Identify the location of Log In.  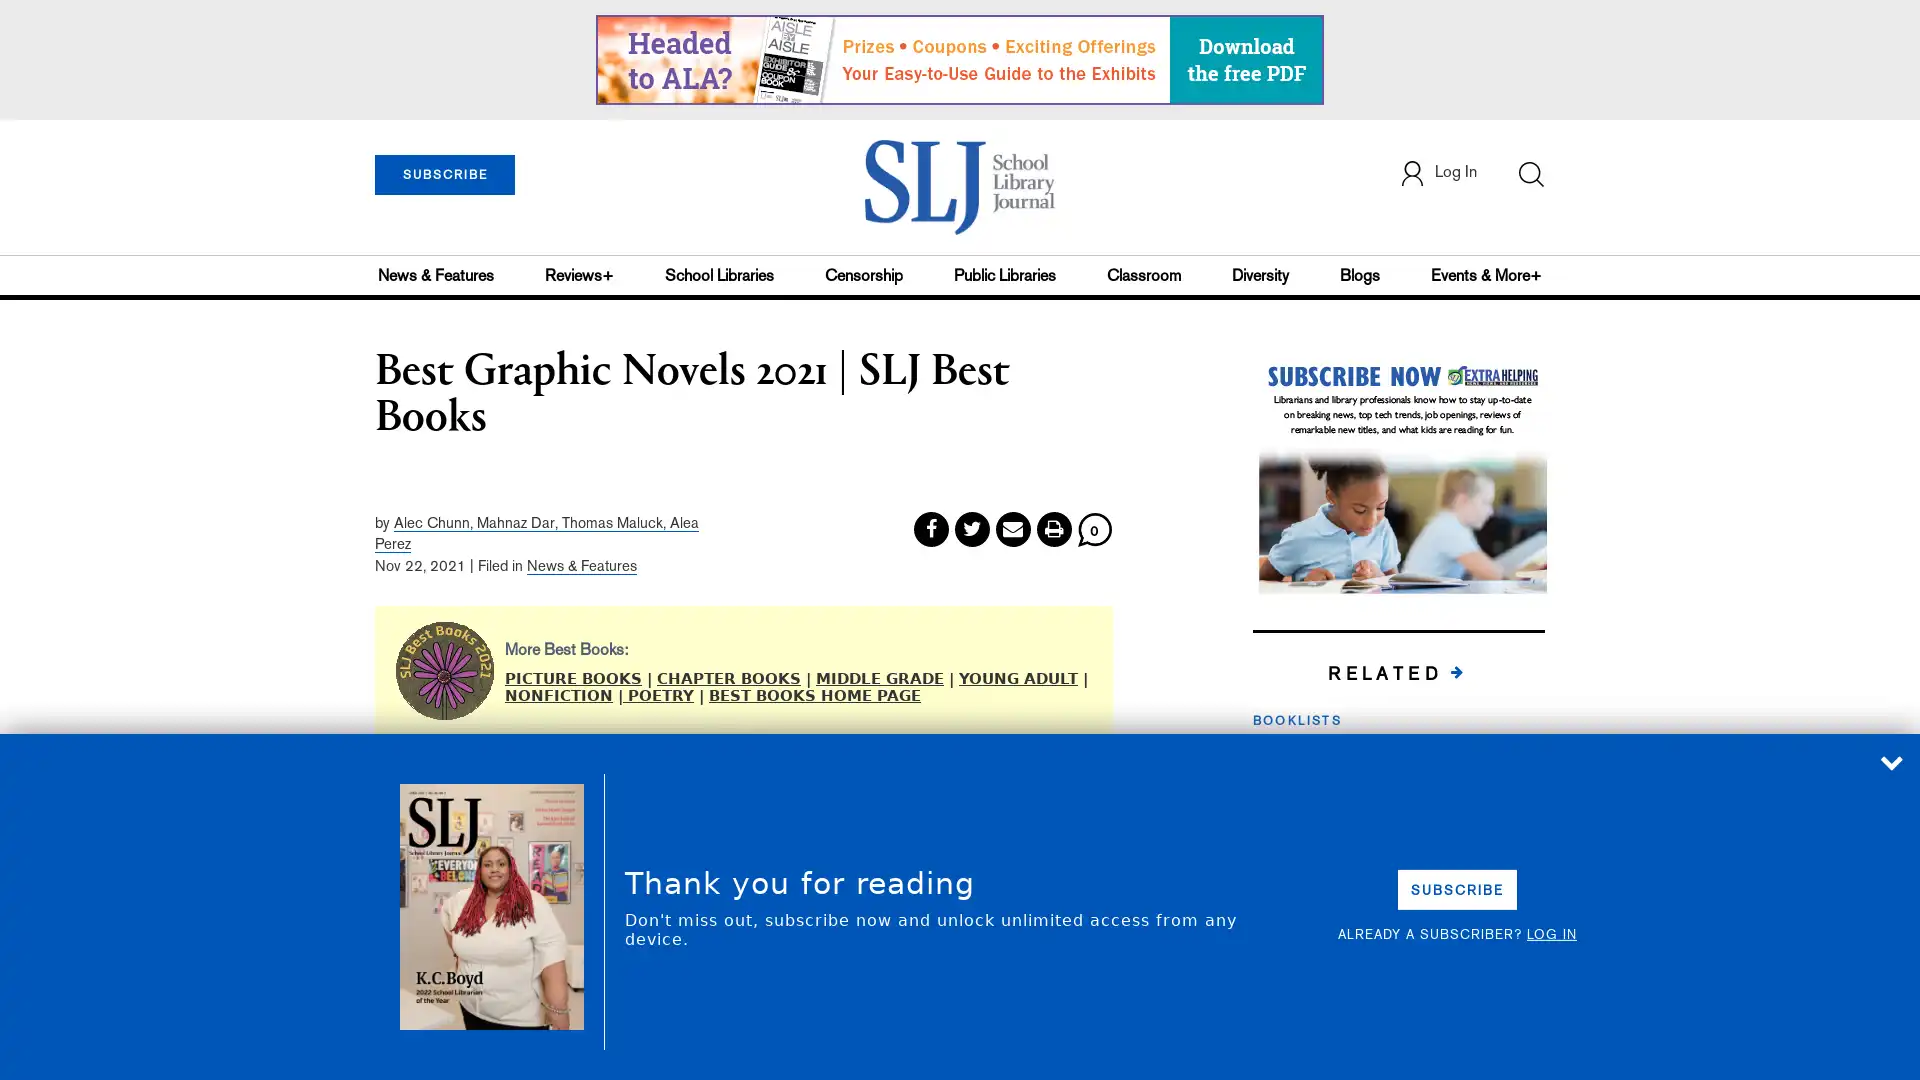
(1437, 172).